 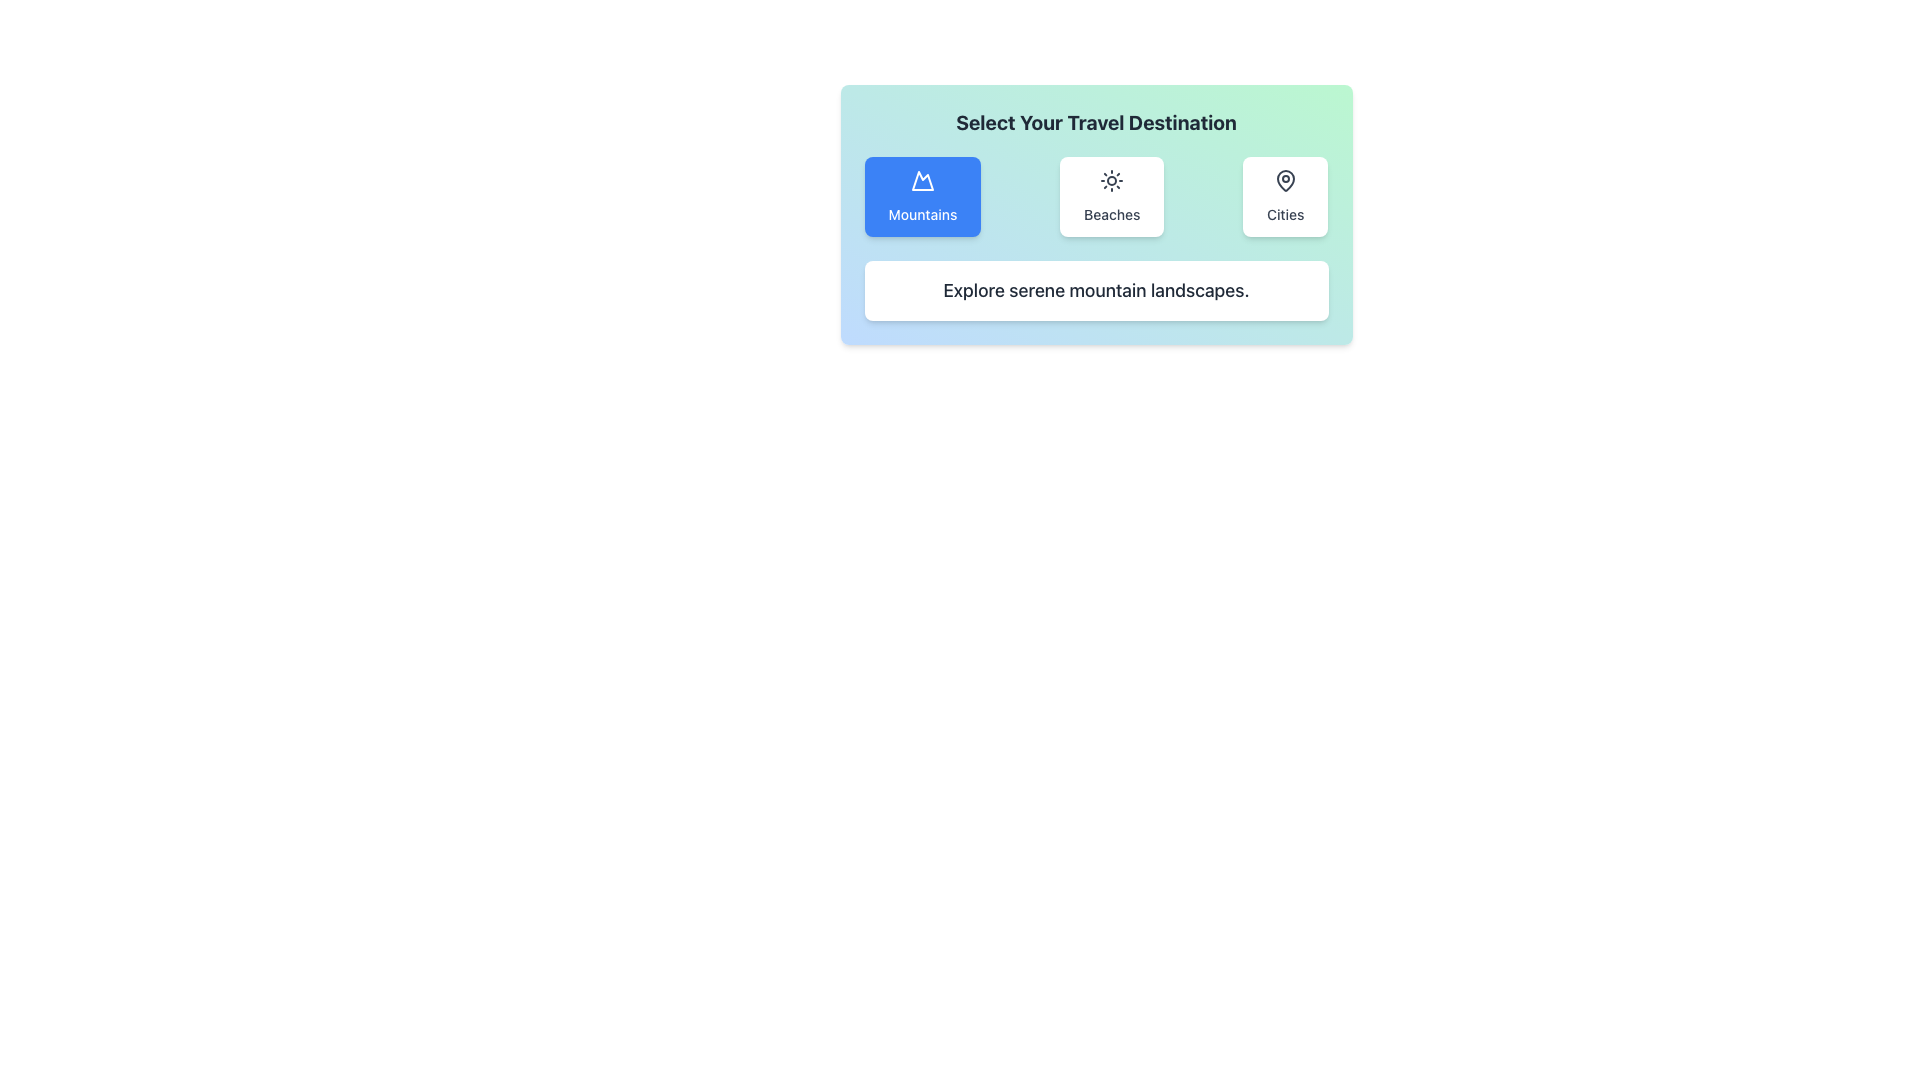 I want to click on the 'Cities' icon, so click(x=1285, y=181).